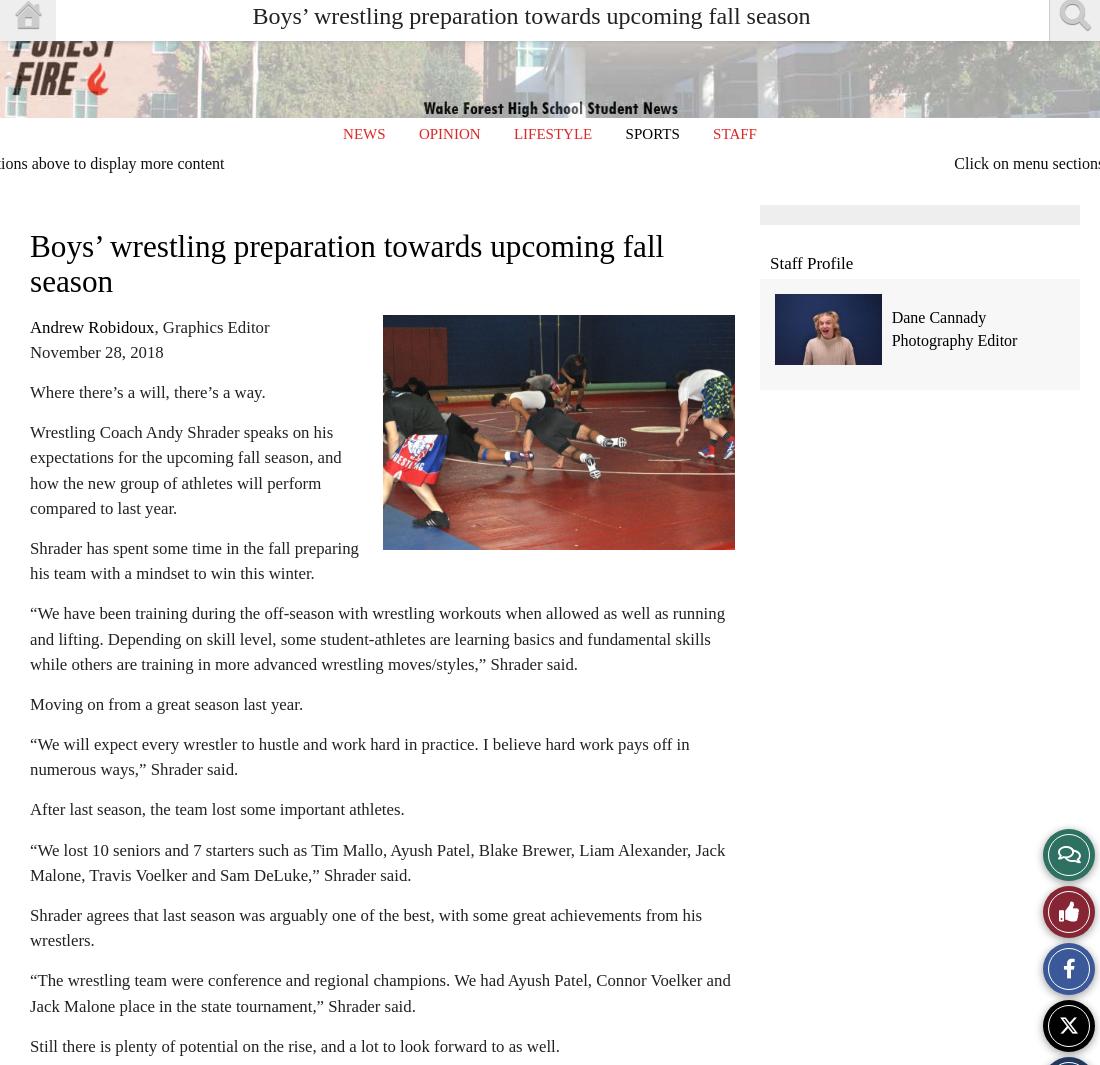 This screenshot has height=1065, width=1100. What do you see at coordinates (146, 391) in the screenshot?
I see `'Where there’s a will, there’s a way.'` at bounding box center [146, 391].